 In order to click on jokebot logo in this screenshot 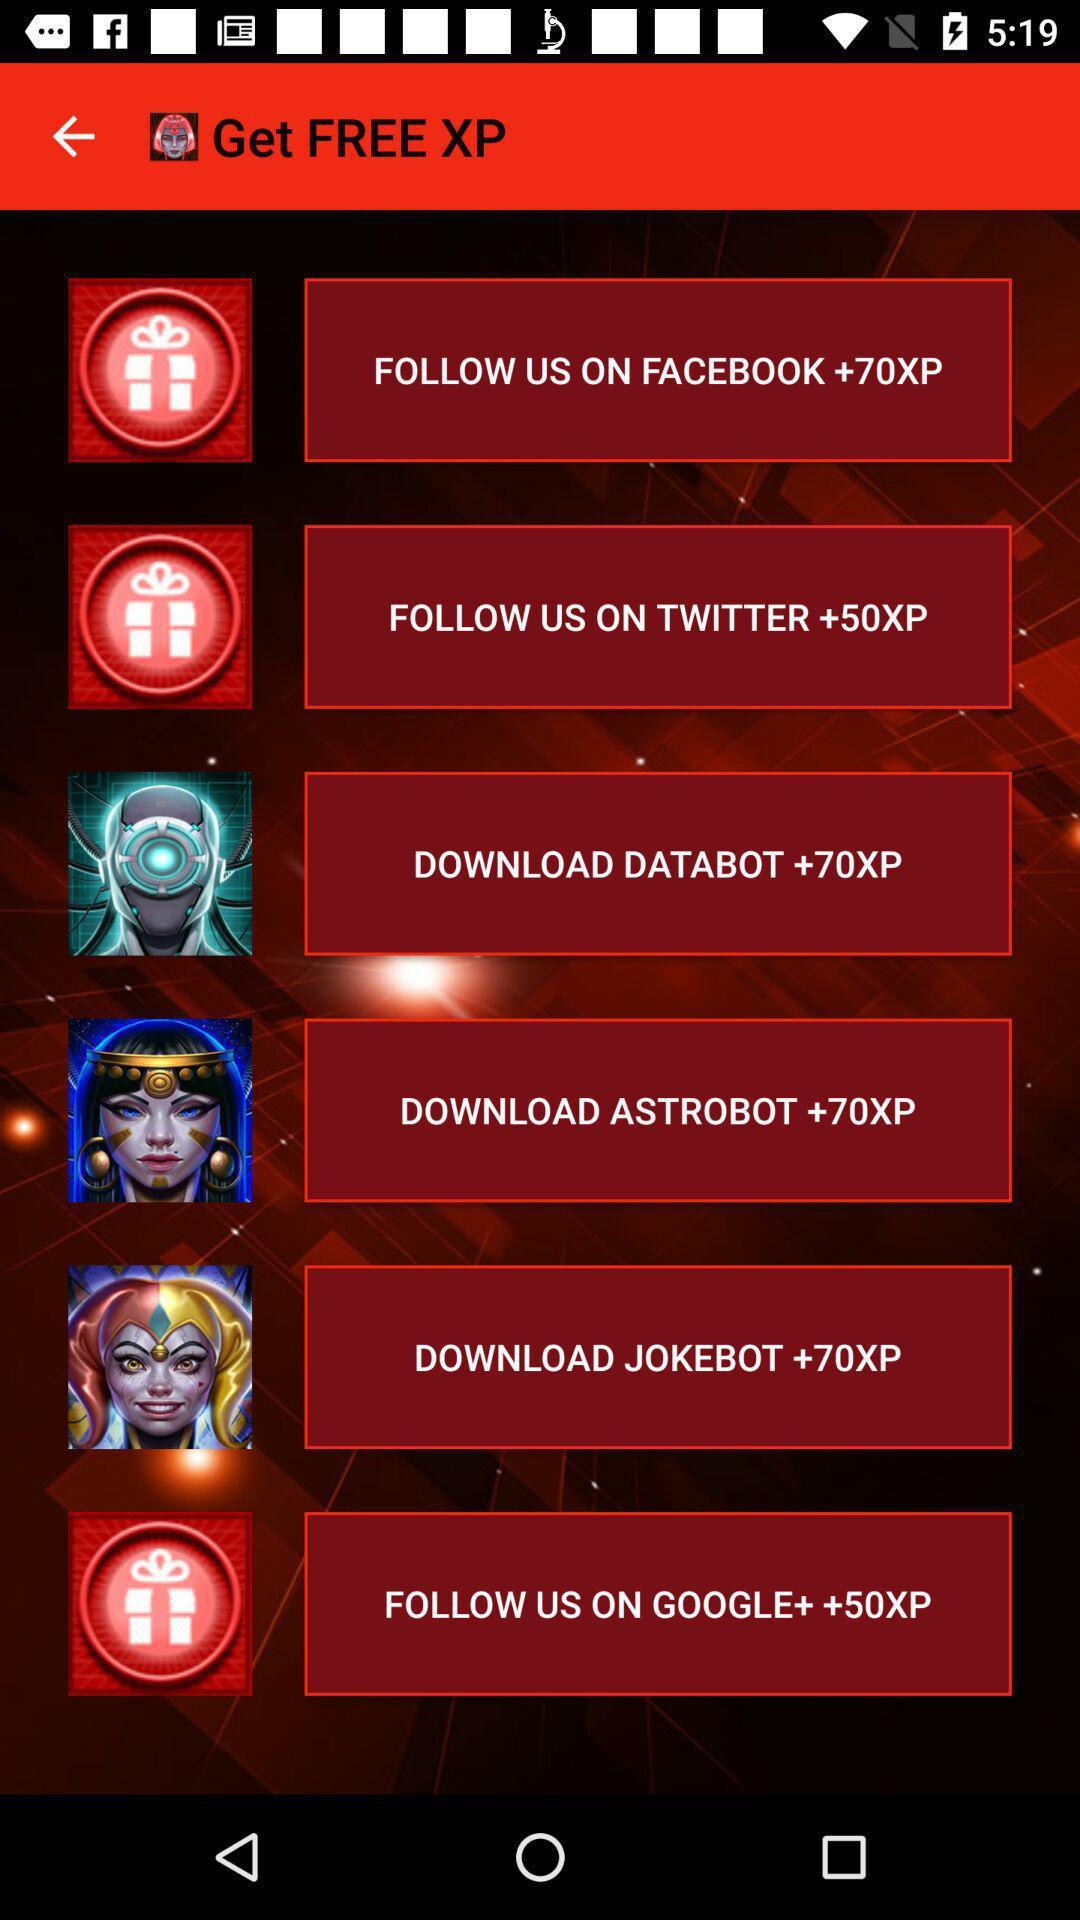, I will do `click(159, 1357)`.